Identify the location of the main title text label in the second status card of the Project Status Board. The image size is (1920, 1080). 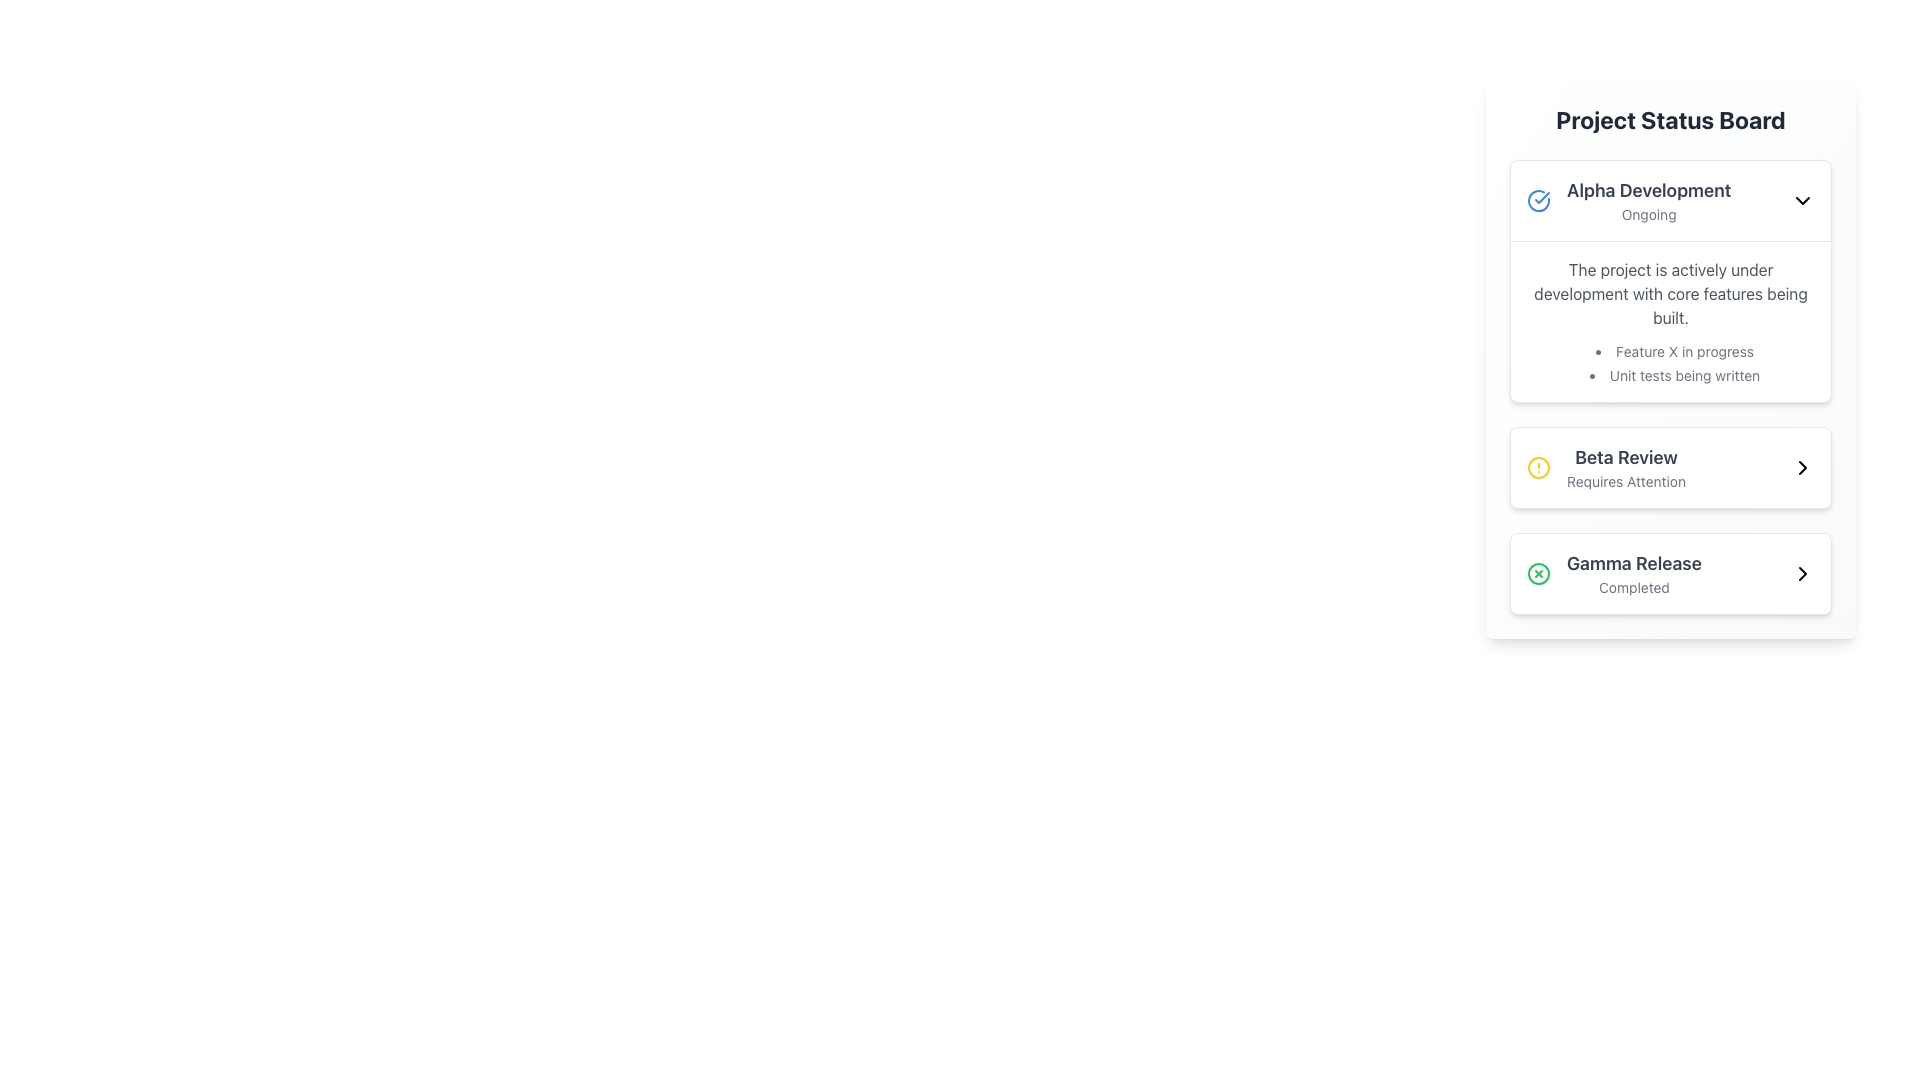
(1626, 458).